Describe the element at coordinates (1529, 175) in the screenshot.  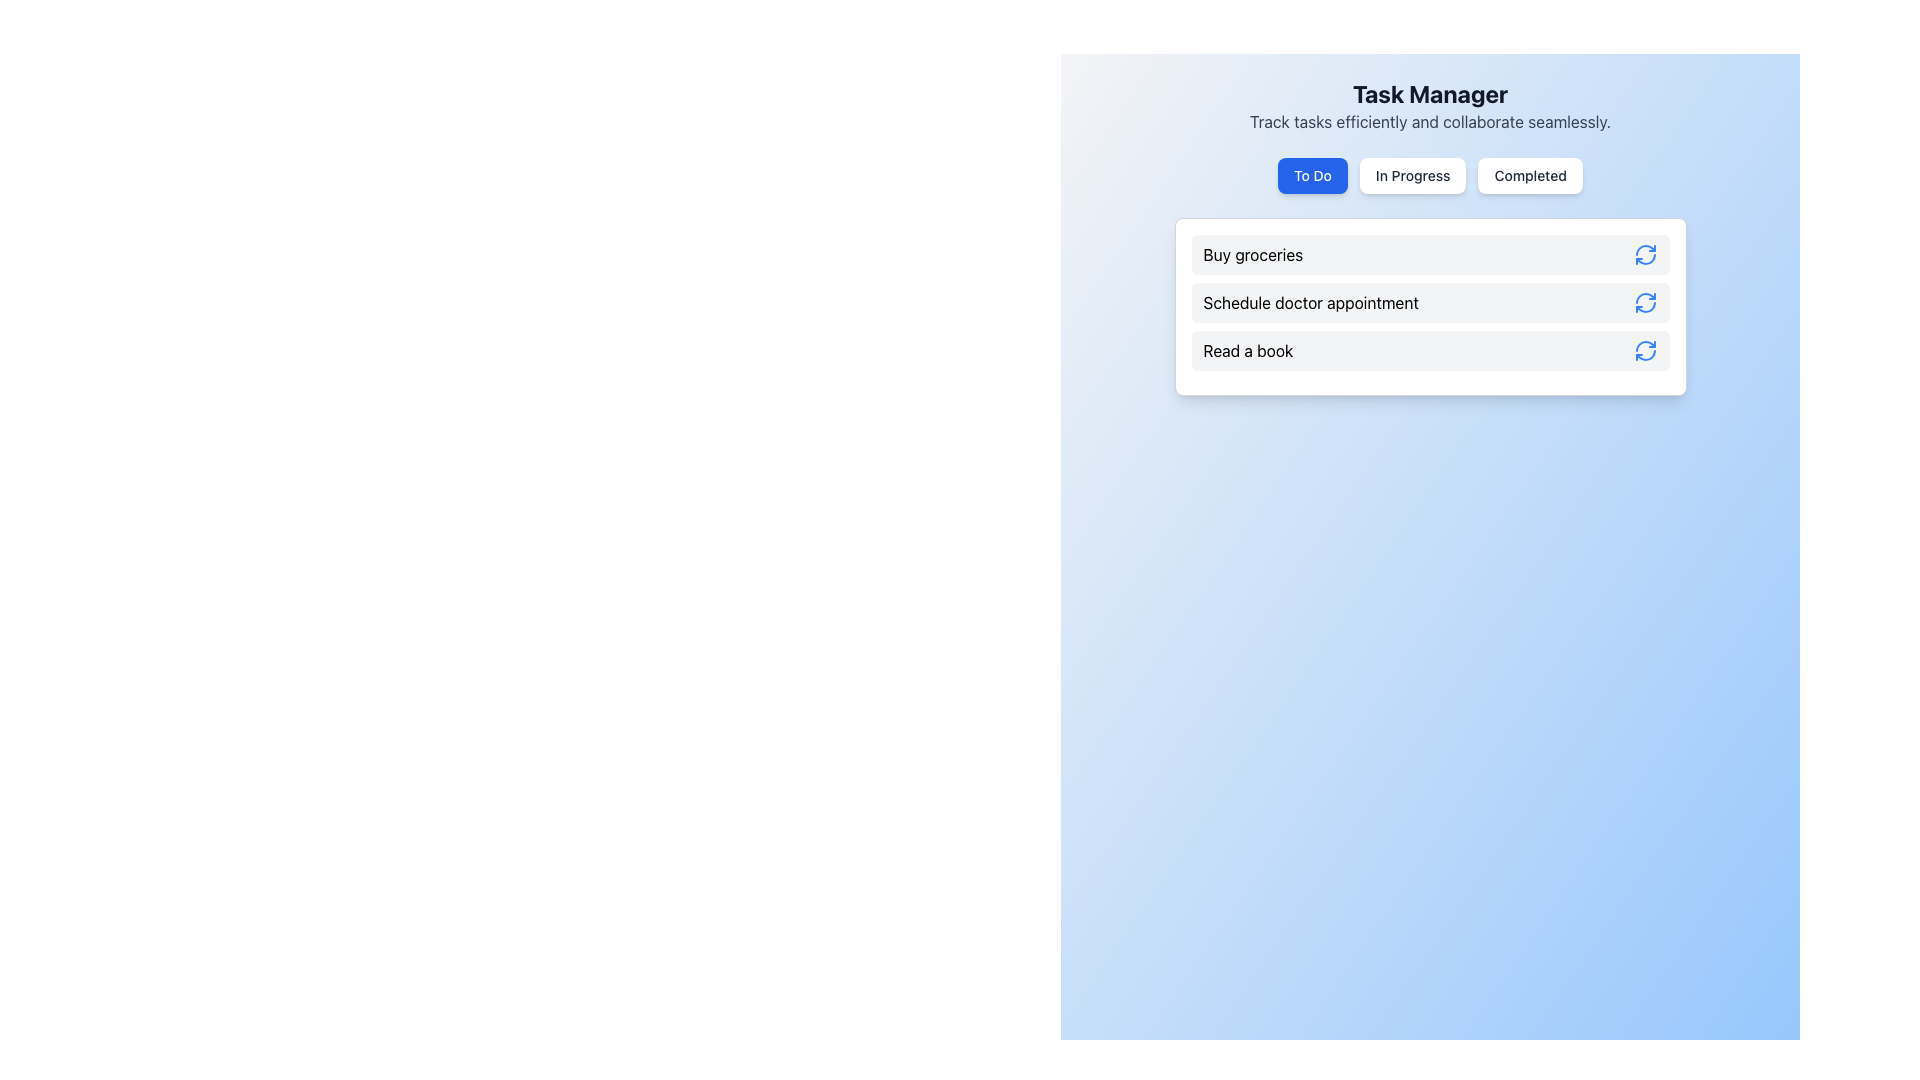
I see `the 'Completed' button, which is the third button in a group of three` at that location.